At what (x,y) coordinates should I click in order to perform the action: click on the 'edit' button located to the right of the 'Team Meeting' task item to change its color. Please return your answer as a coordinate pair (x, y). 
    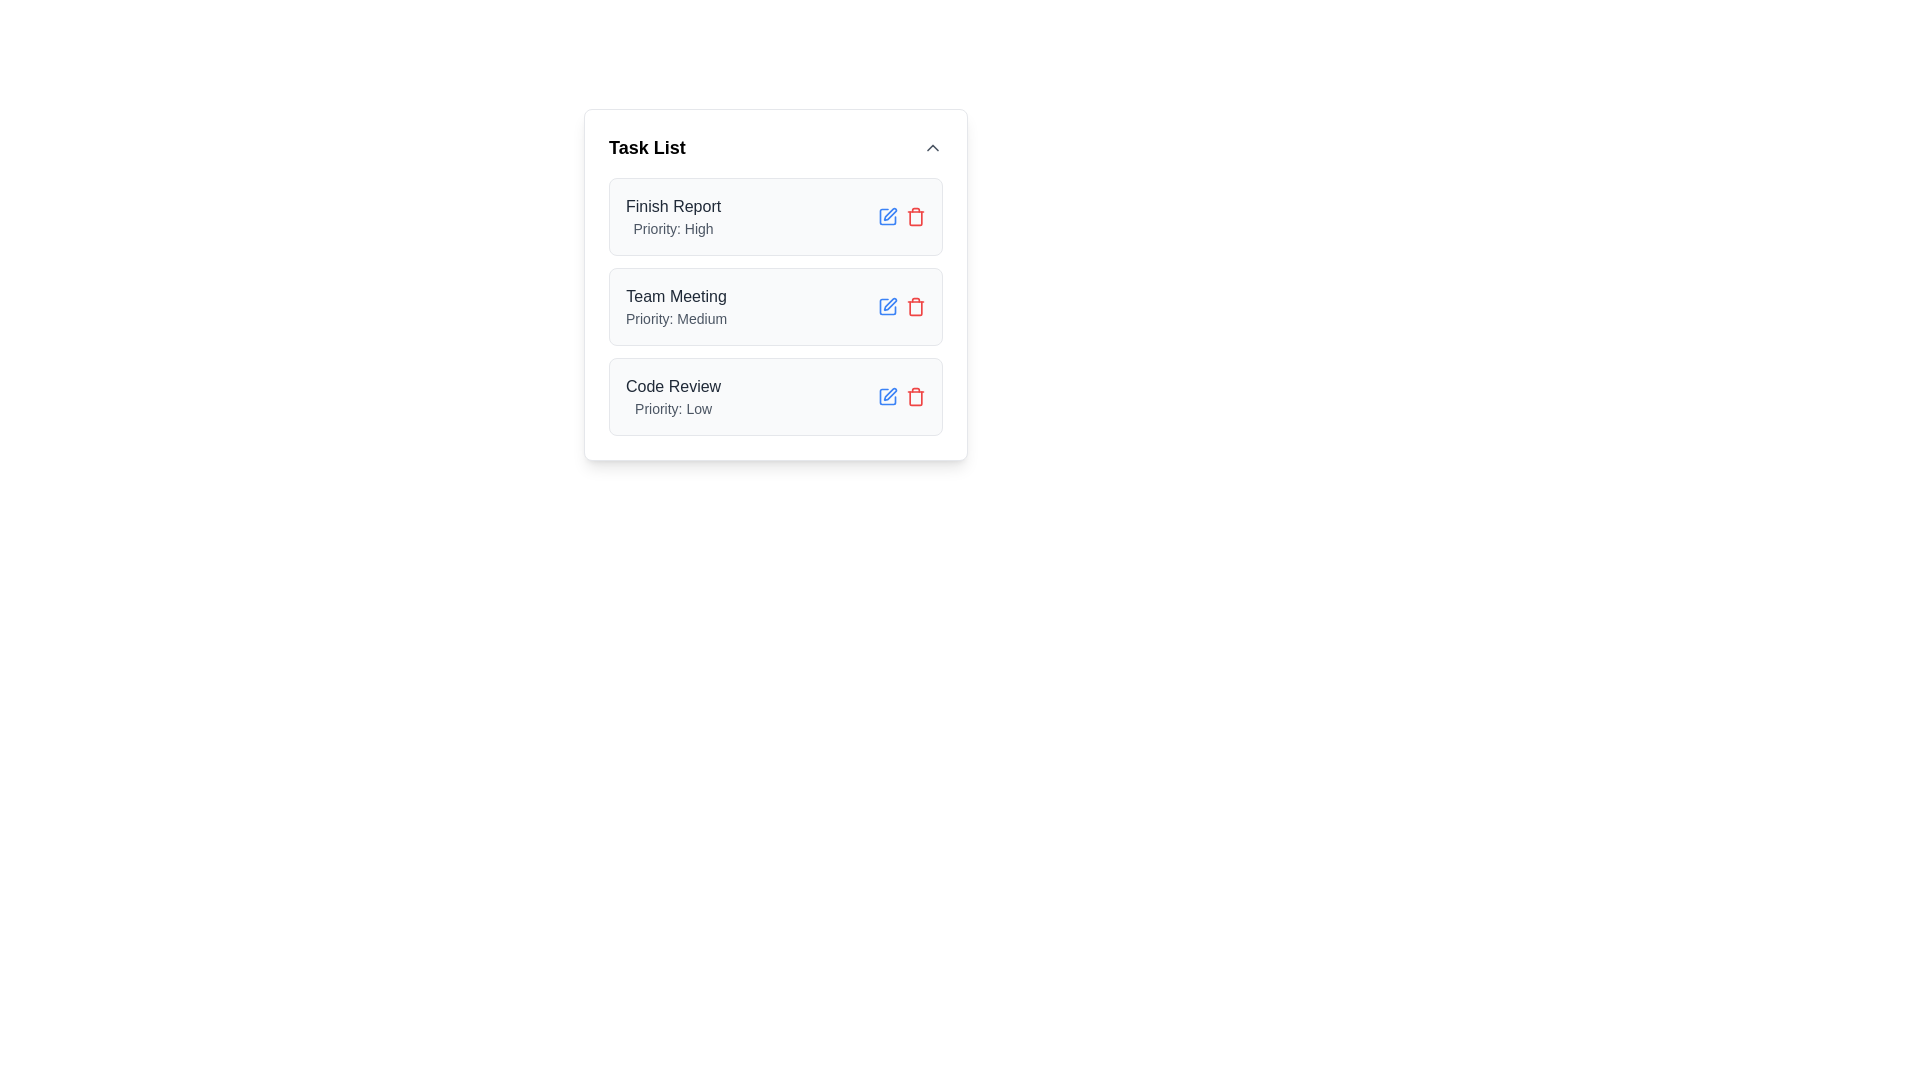
    Looking at the image, I should click on (887, 307).